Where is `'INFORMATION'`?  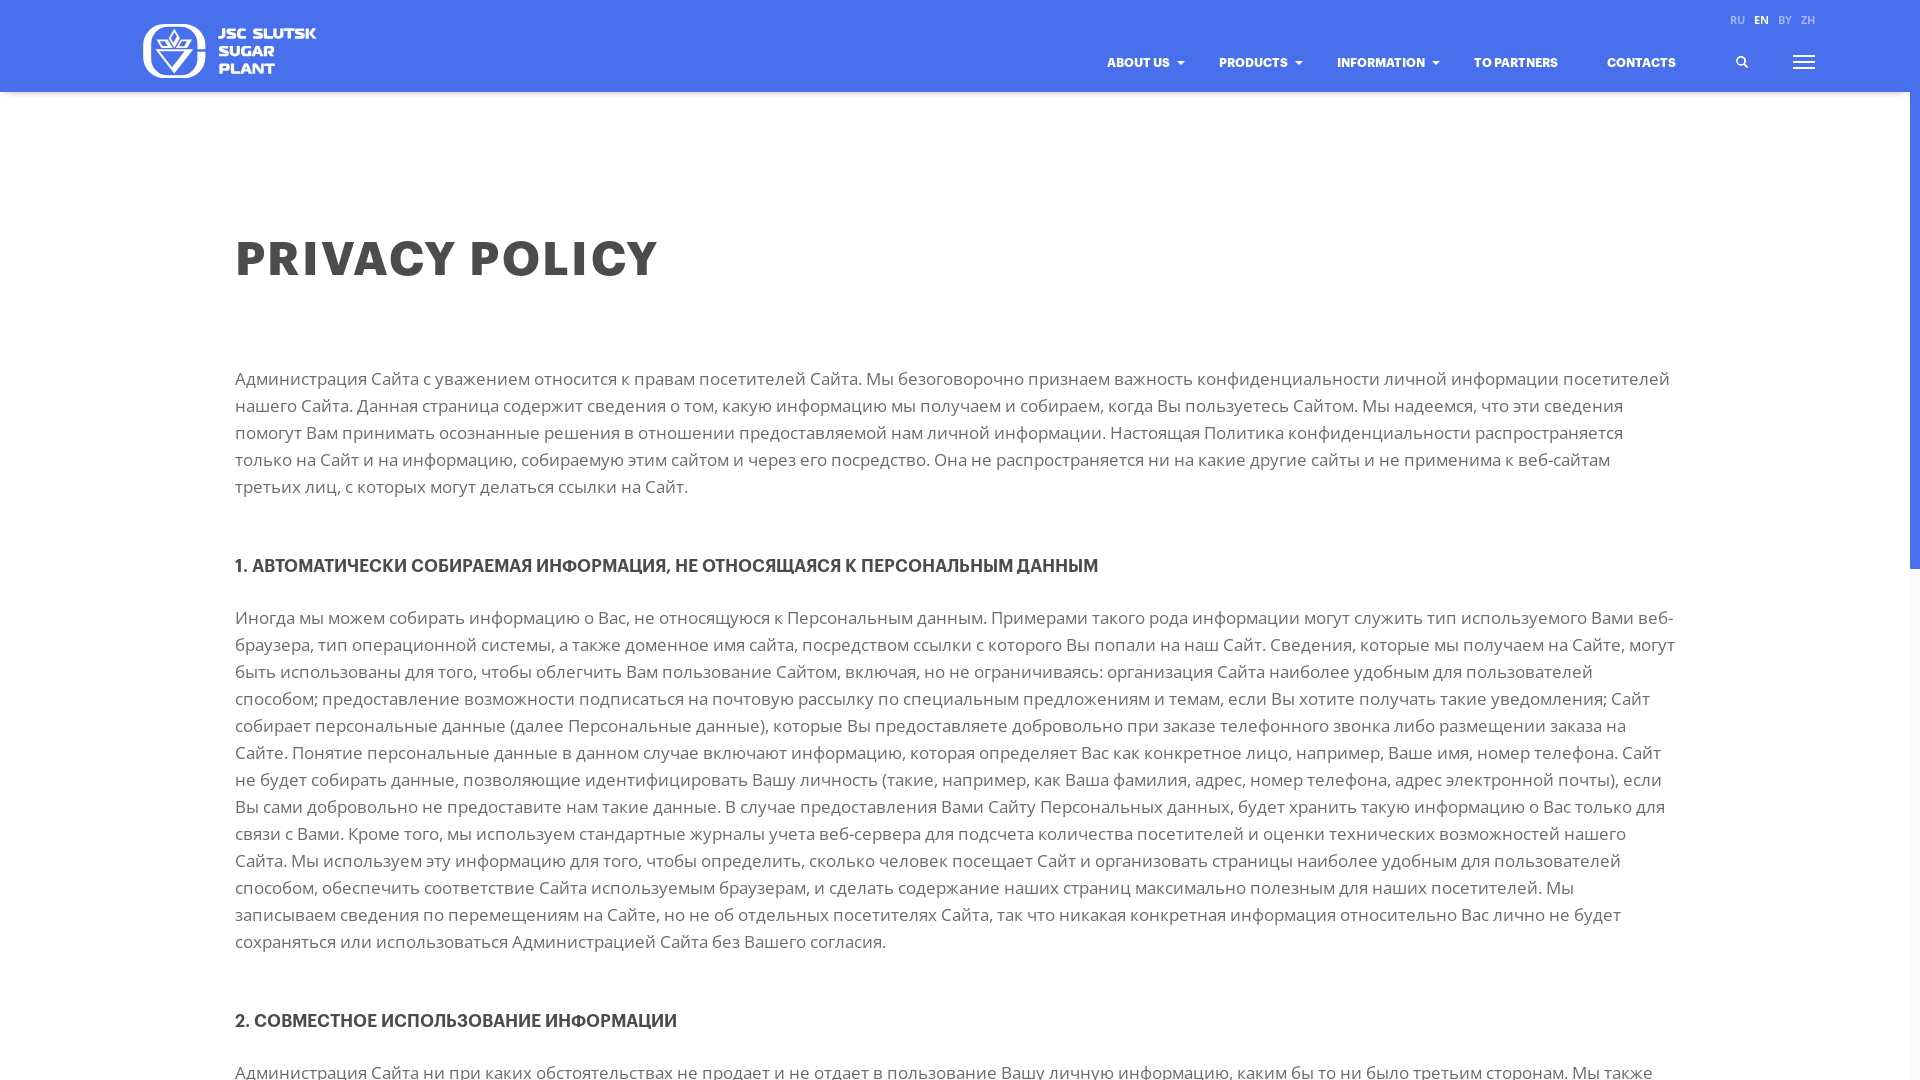
'INFORMATION' is located at coordinates (1386, 79).